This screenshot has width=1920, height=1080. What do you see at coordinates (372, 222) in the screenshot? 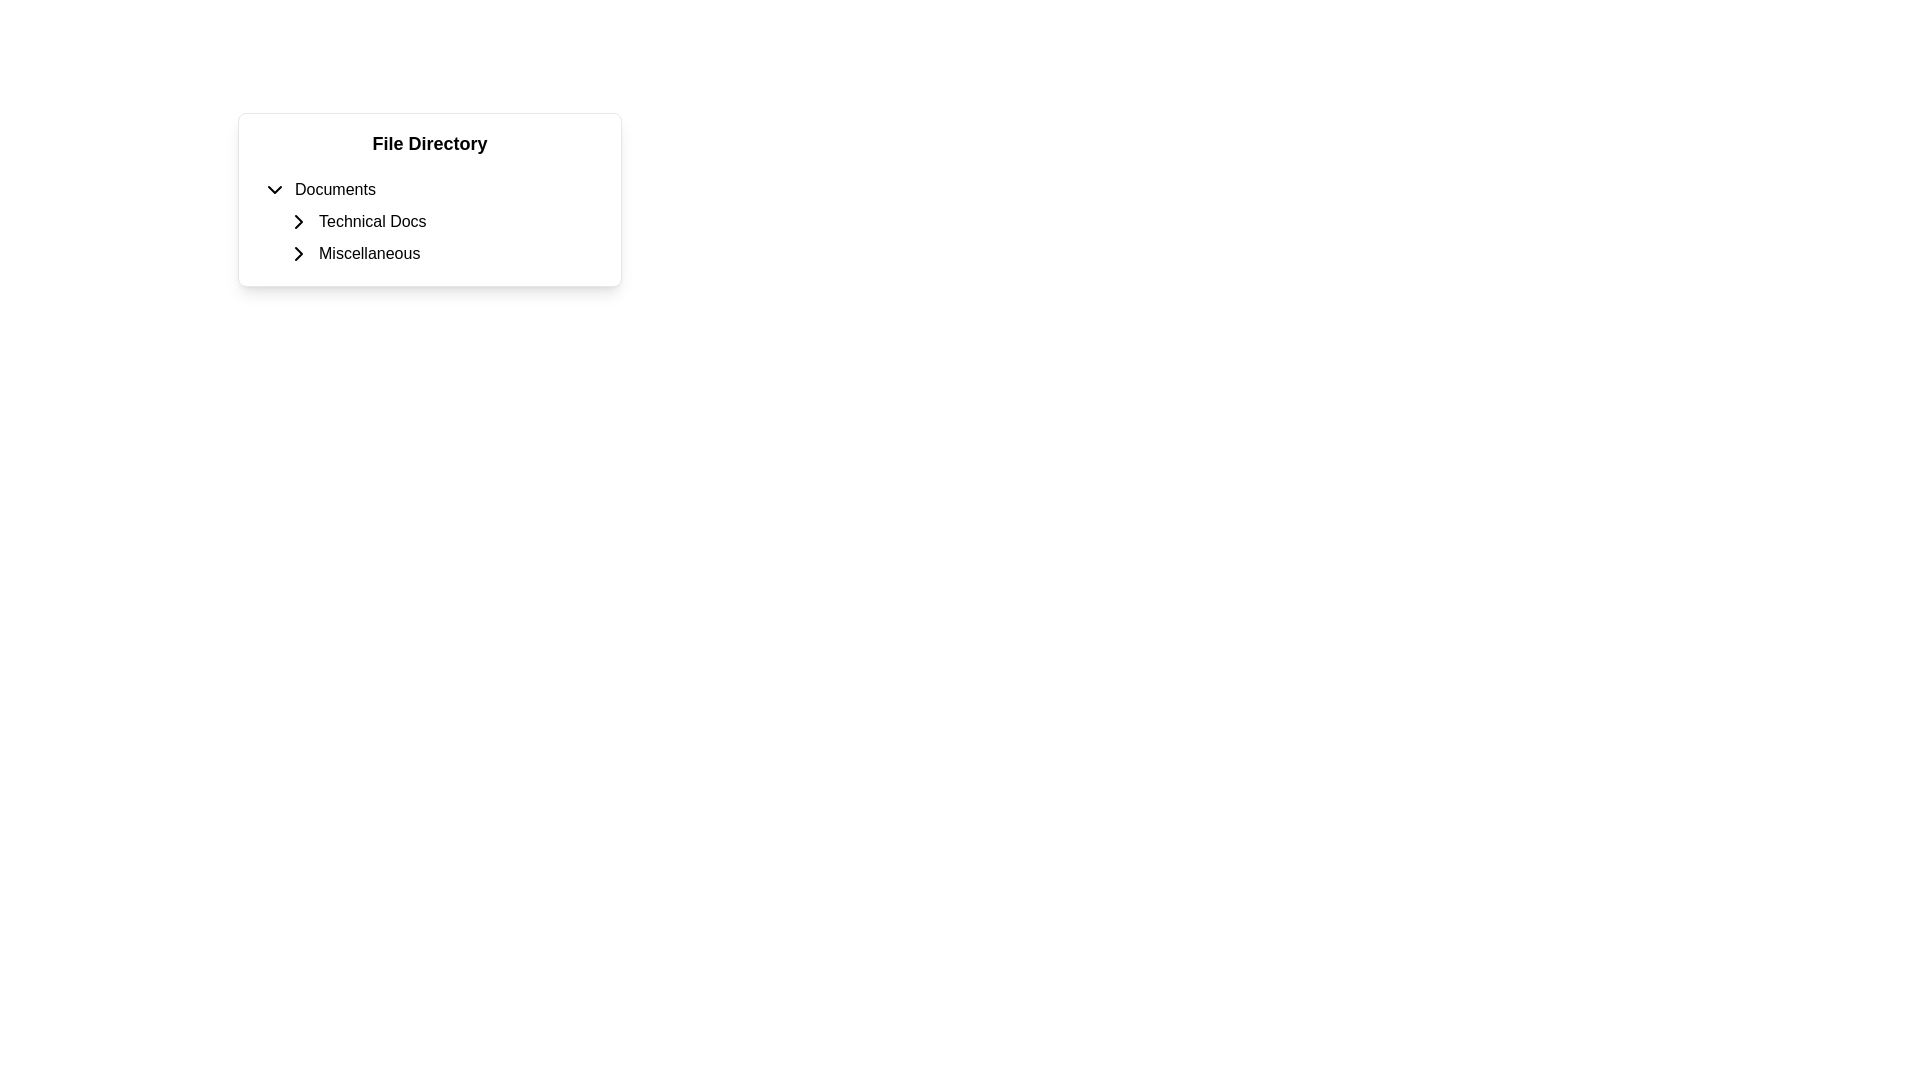
I see `the 'Technical Docs' text label, which is styled in bold sans-serif font and located in the left panel under the 'Documents' hierarchy` at bounding box center [372, 222].